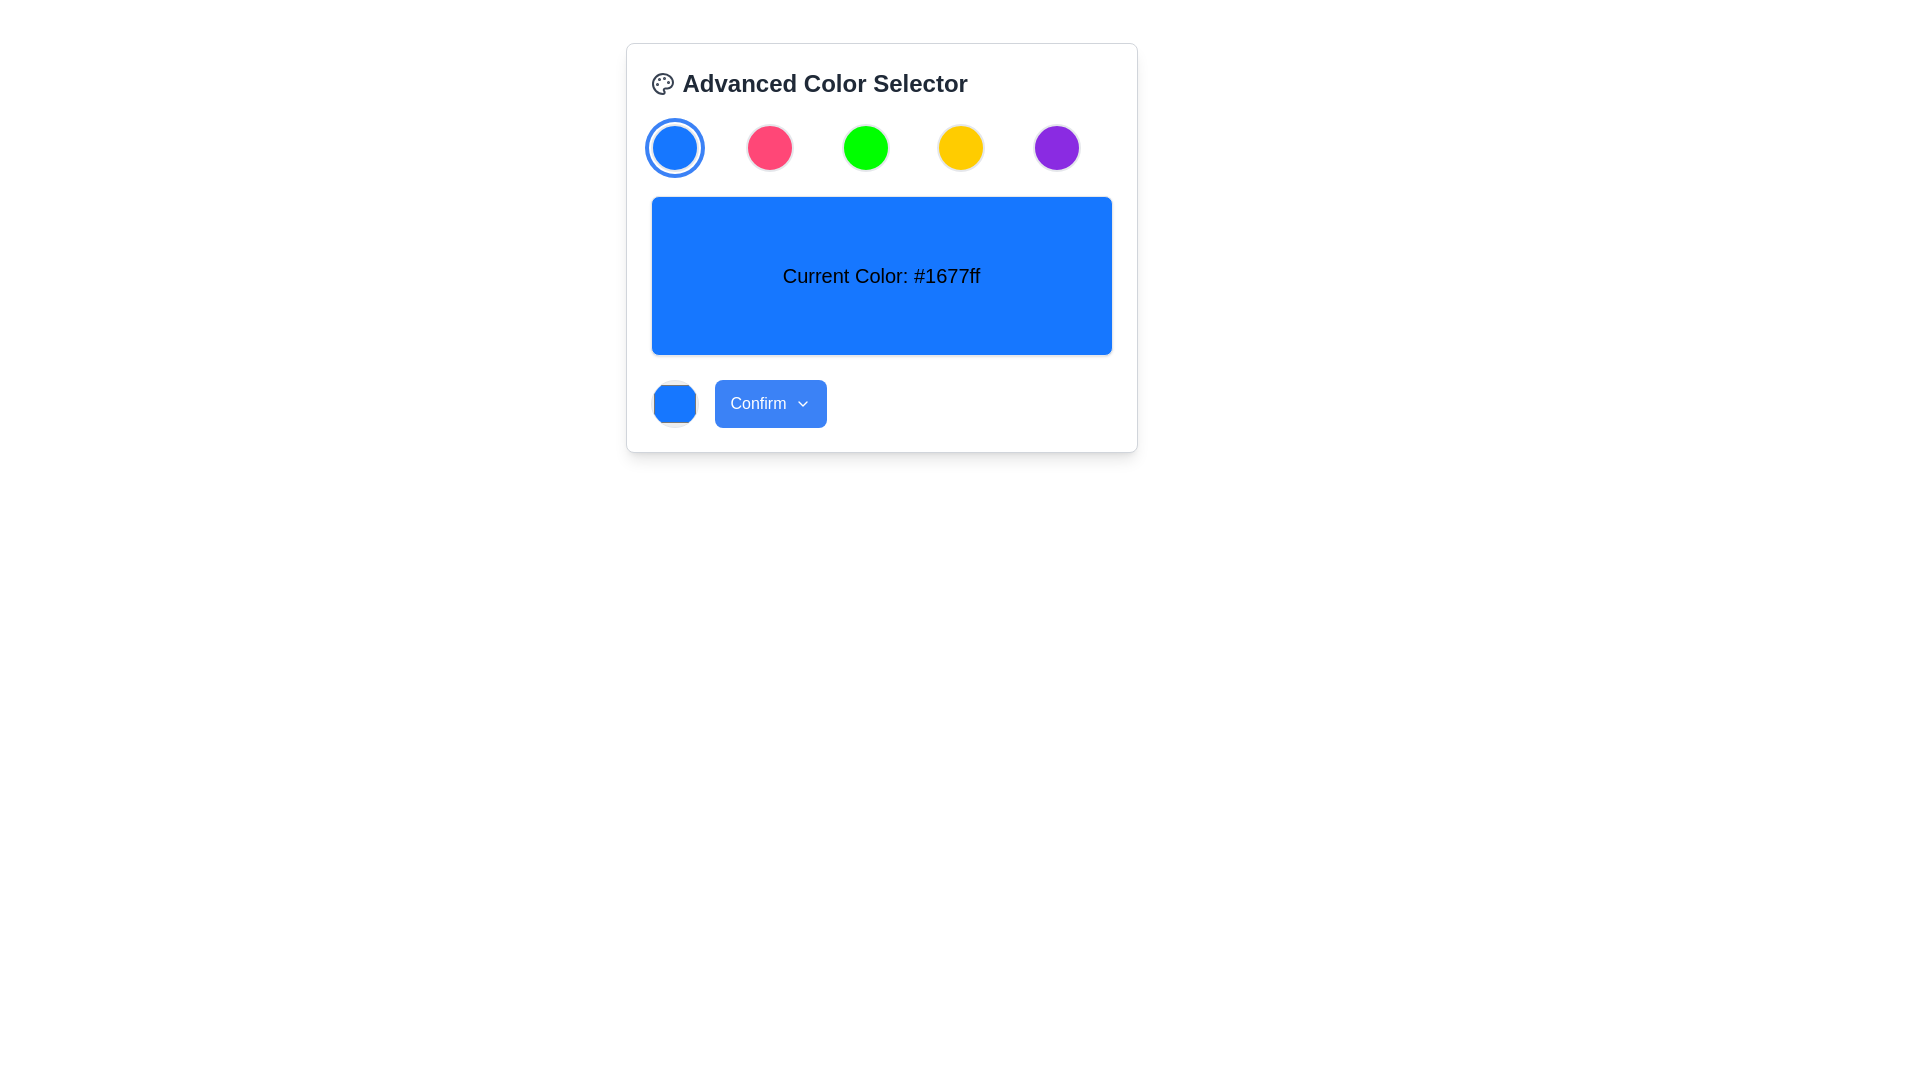  Describe the element at coordinates (880, 146) in the screenshot. I see `one of the colorful circles within the 'Advanced Color Selector'` at that location.